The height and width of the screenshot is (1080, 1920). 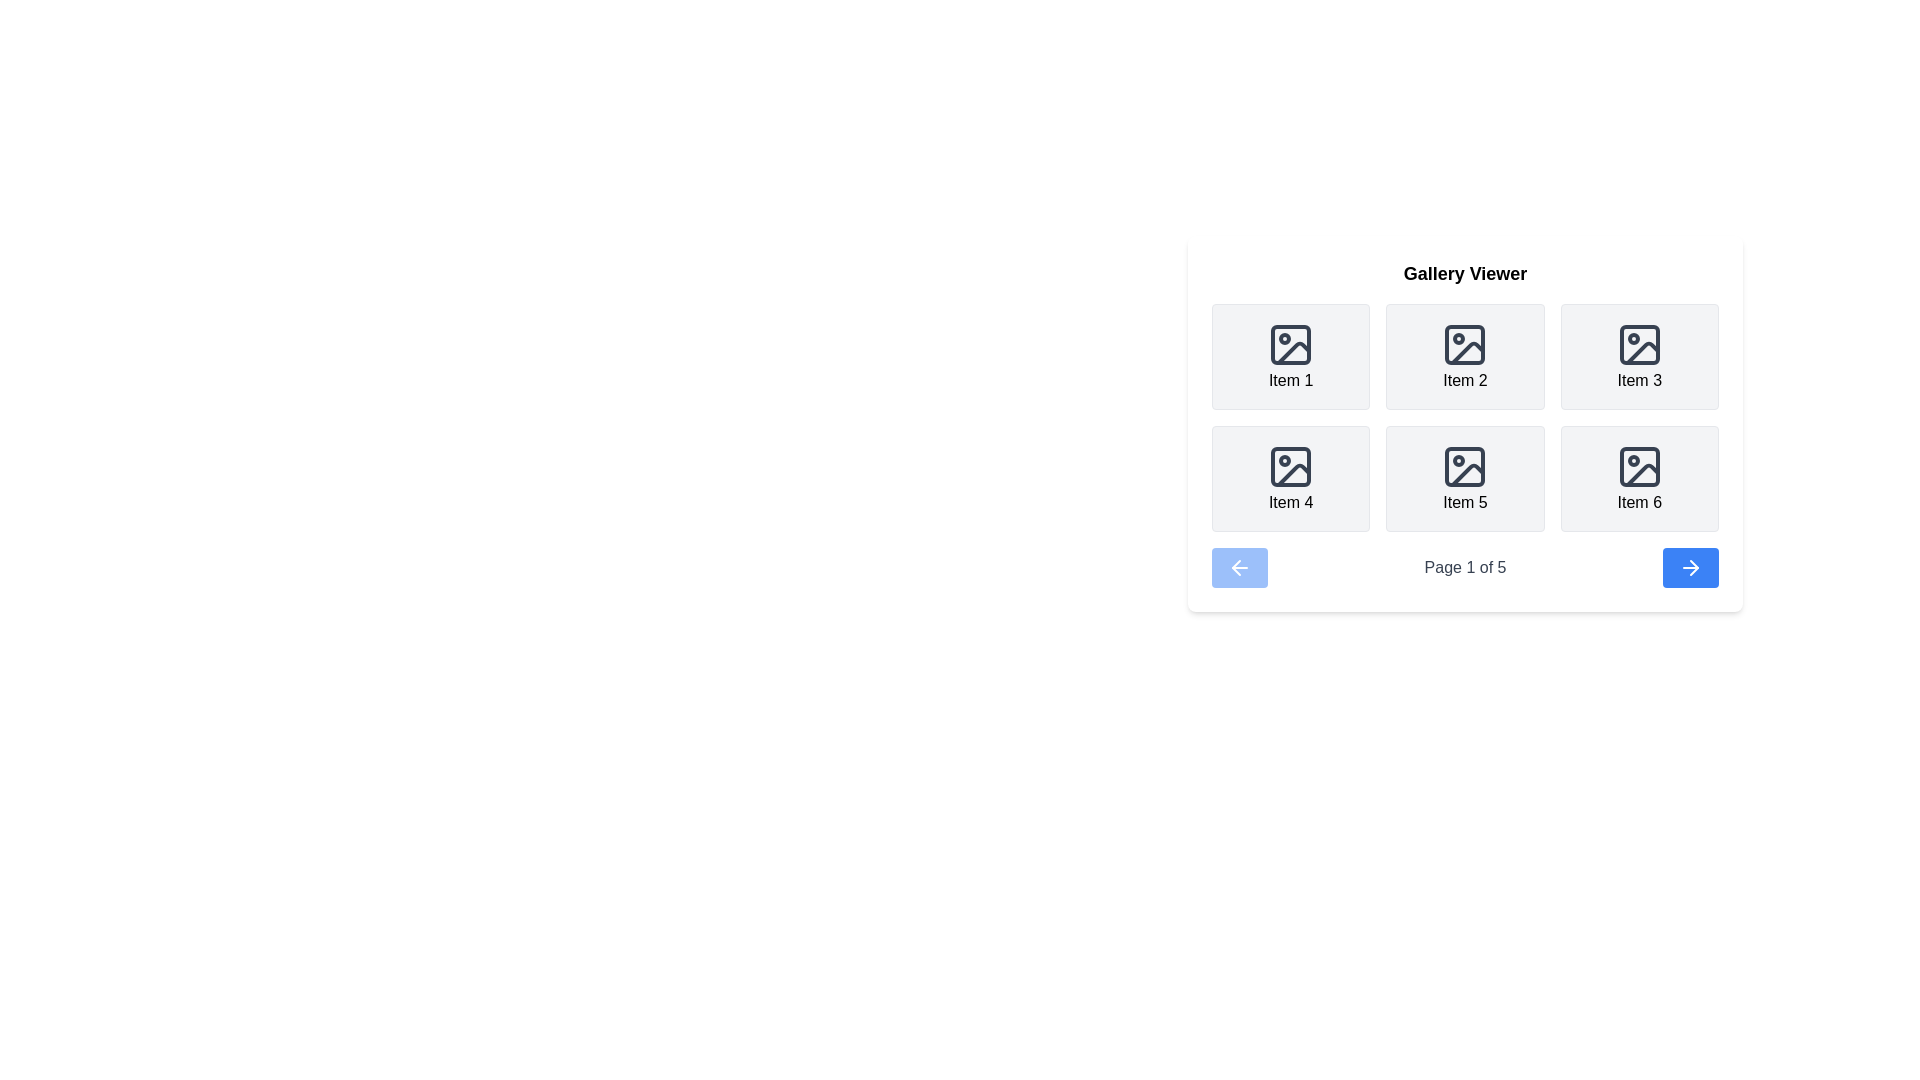 I want to click on the blue button with white text and an arrow icon, so click(x=1689, y=567).